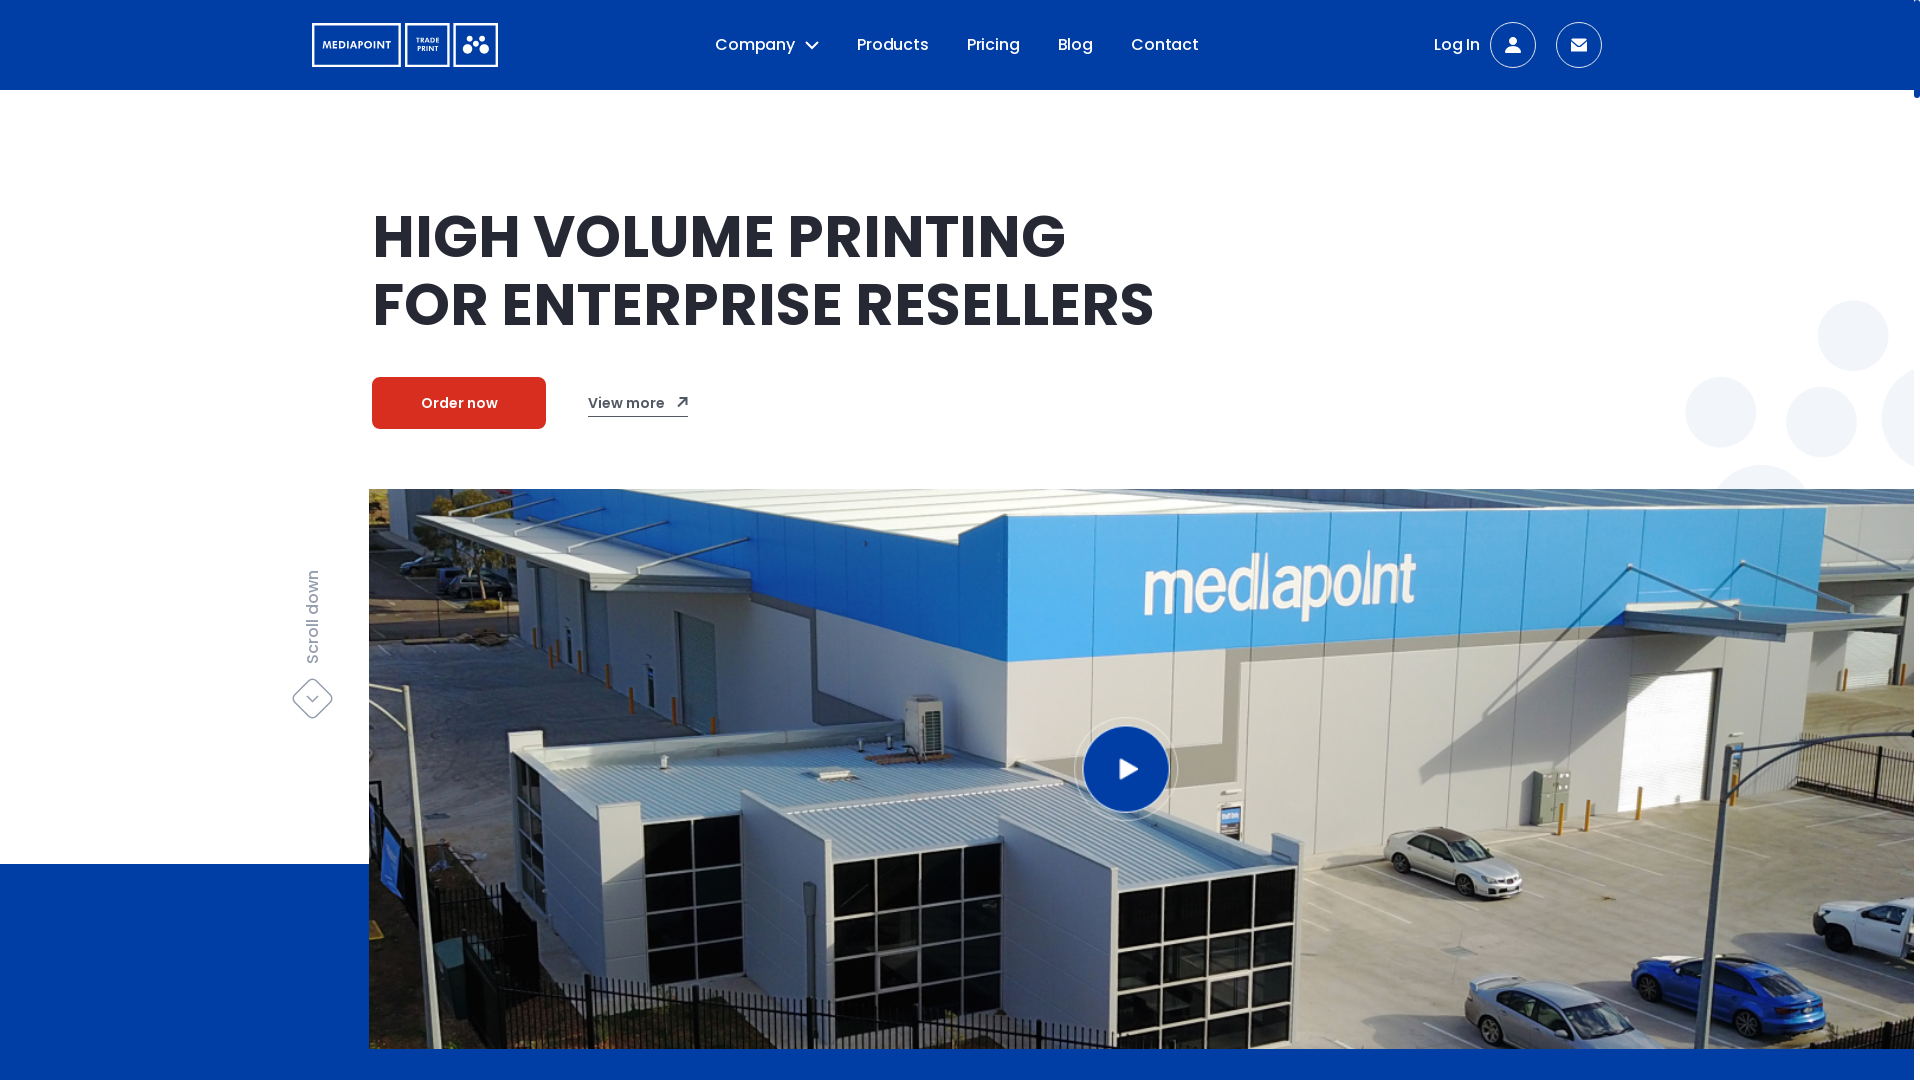 Image resolution: width=1920 pixels, height=1080 pixels. Describe the element at coordinates (1484, 45) in the screenshot. I see `'Log In'` at that location.